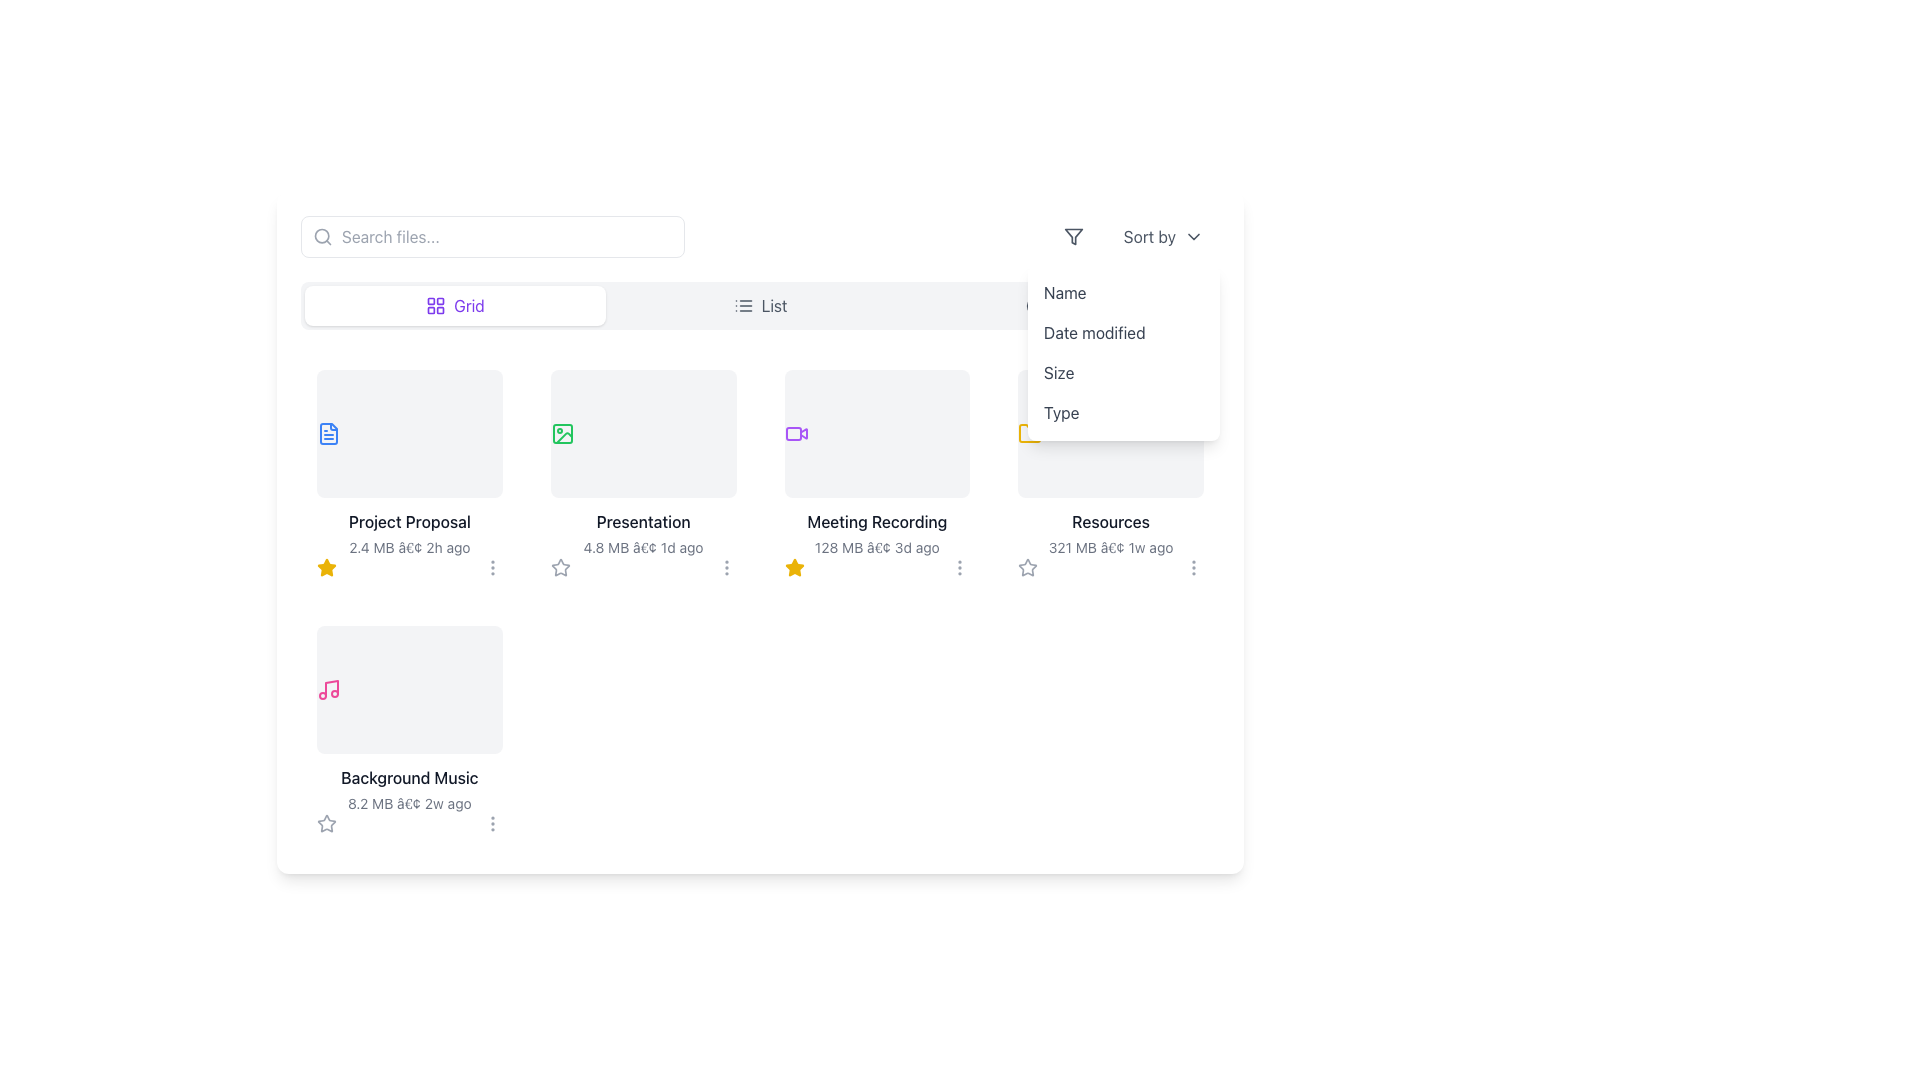 This screenshot has height=1080, width=1920. What do you see at coordinates (408, 777) in the screenshot?
I see `the text label displaying 'Background Music', which is styled with medium weight and dark gray color, located in the file listing interface` at bounding box center [408, 777].